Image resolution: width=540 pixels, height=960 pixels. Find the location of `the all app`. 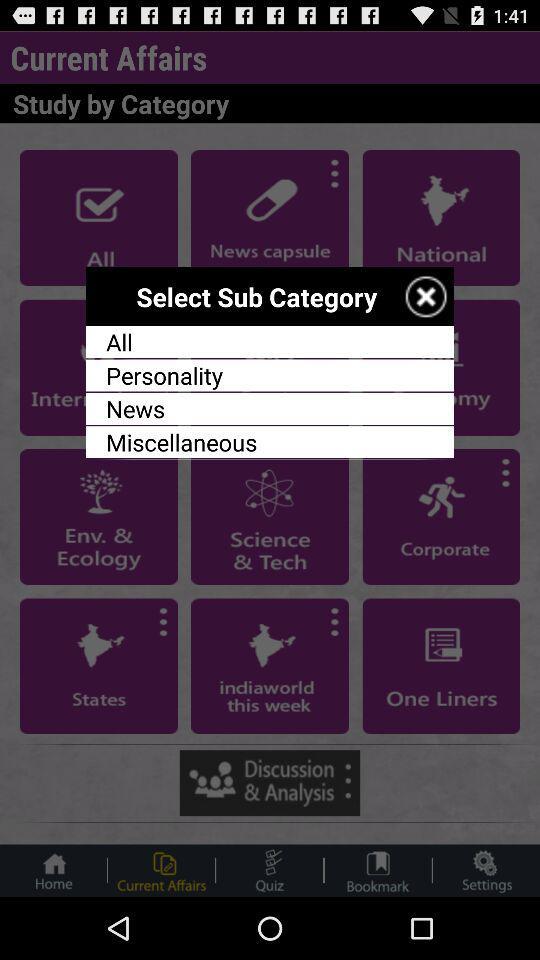

the all app is located at coordinates (270, 342).